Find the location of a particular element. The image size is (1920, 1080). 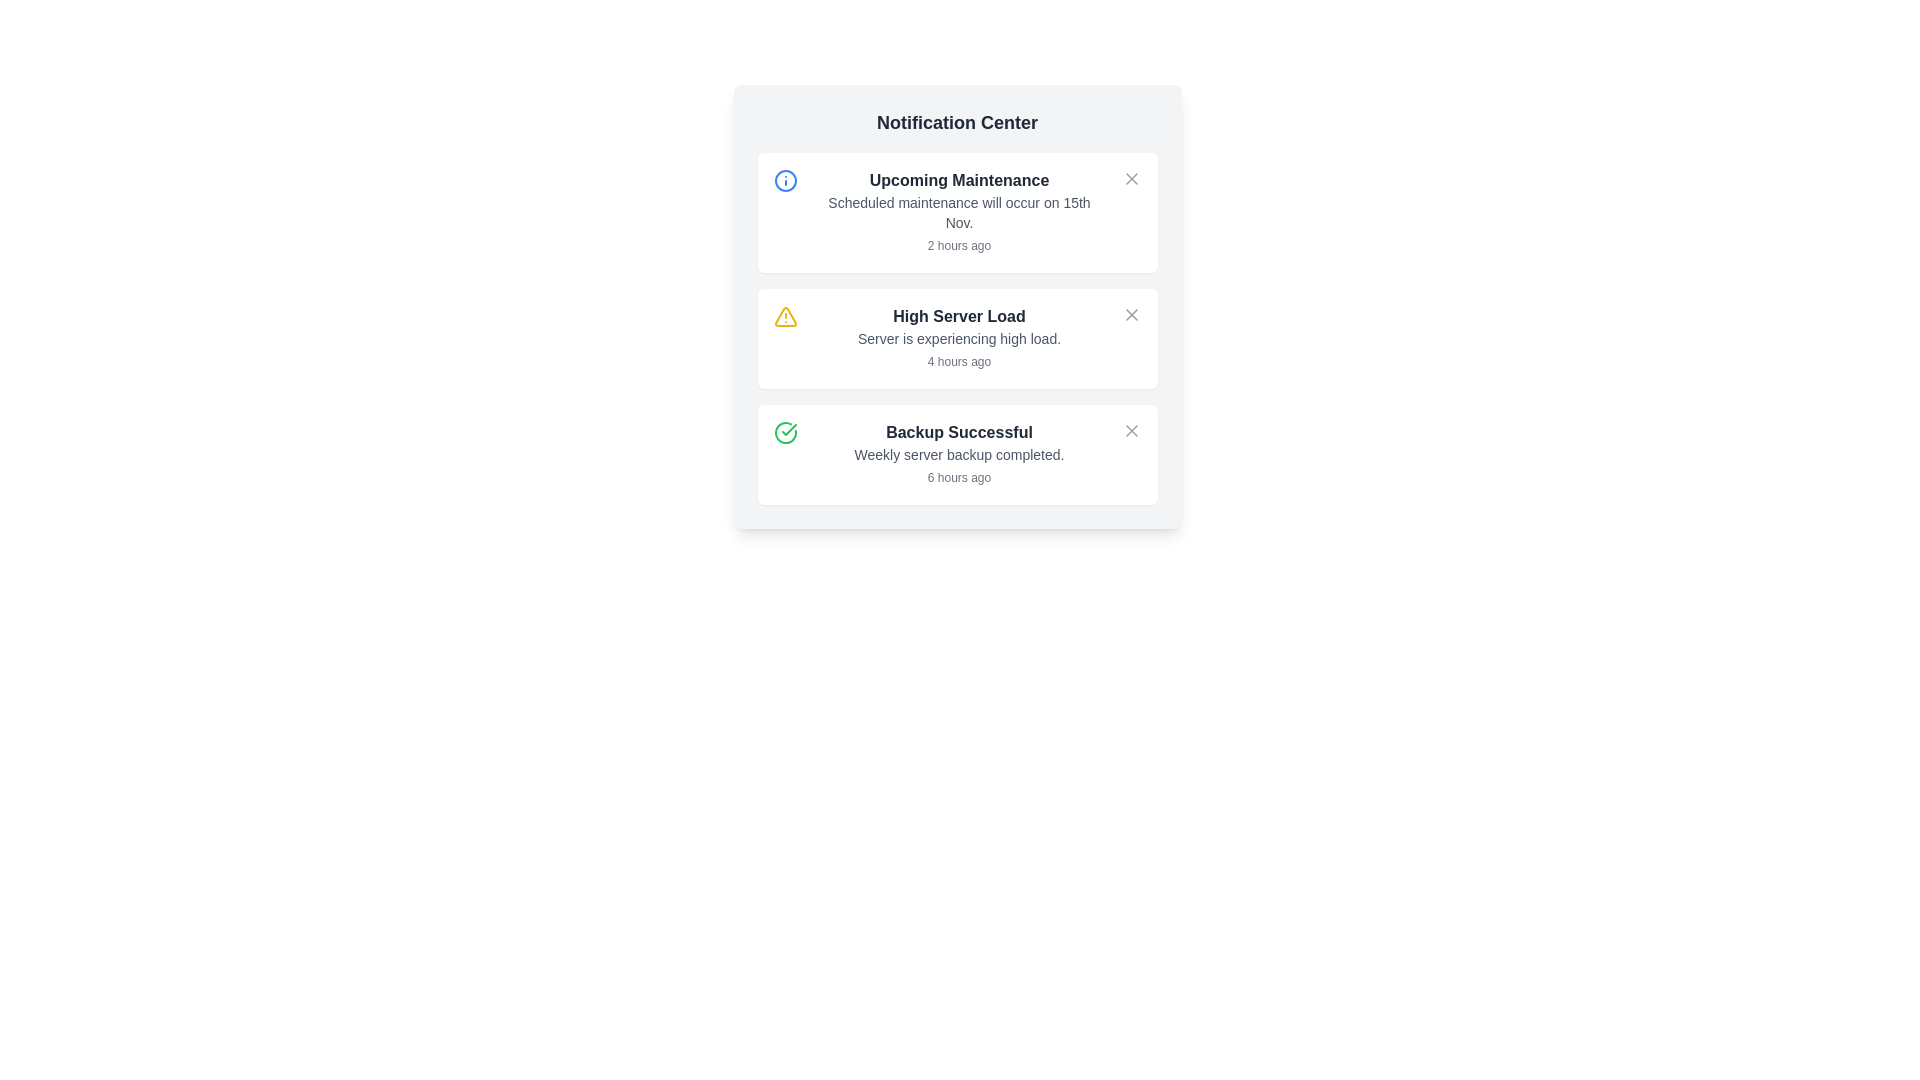

the title label of the notification message located at the top of the first notification card in the Notification Center is located at coordinates (958, 181).